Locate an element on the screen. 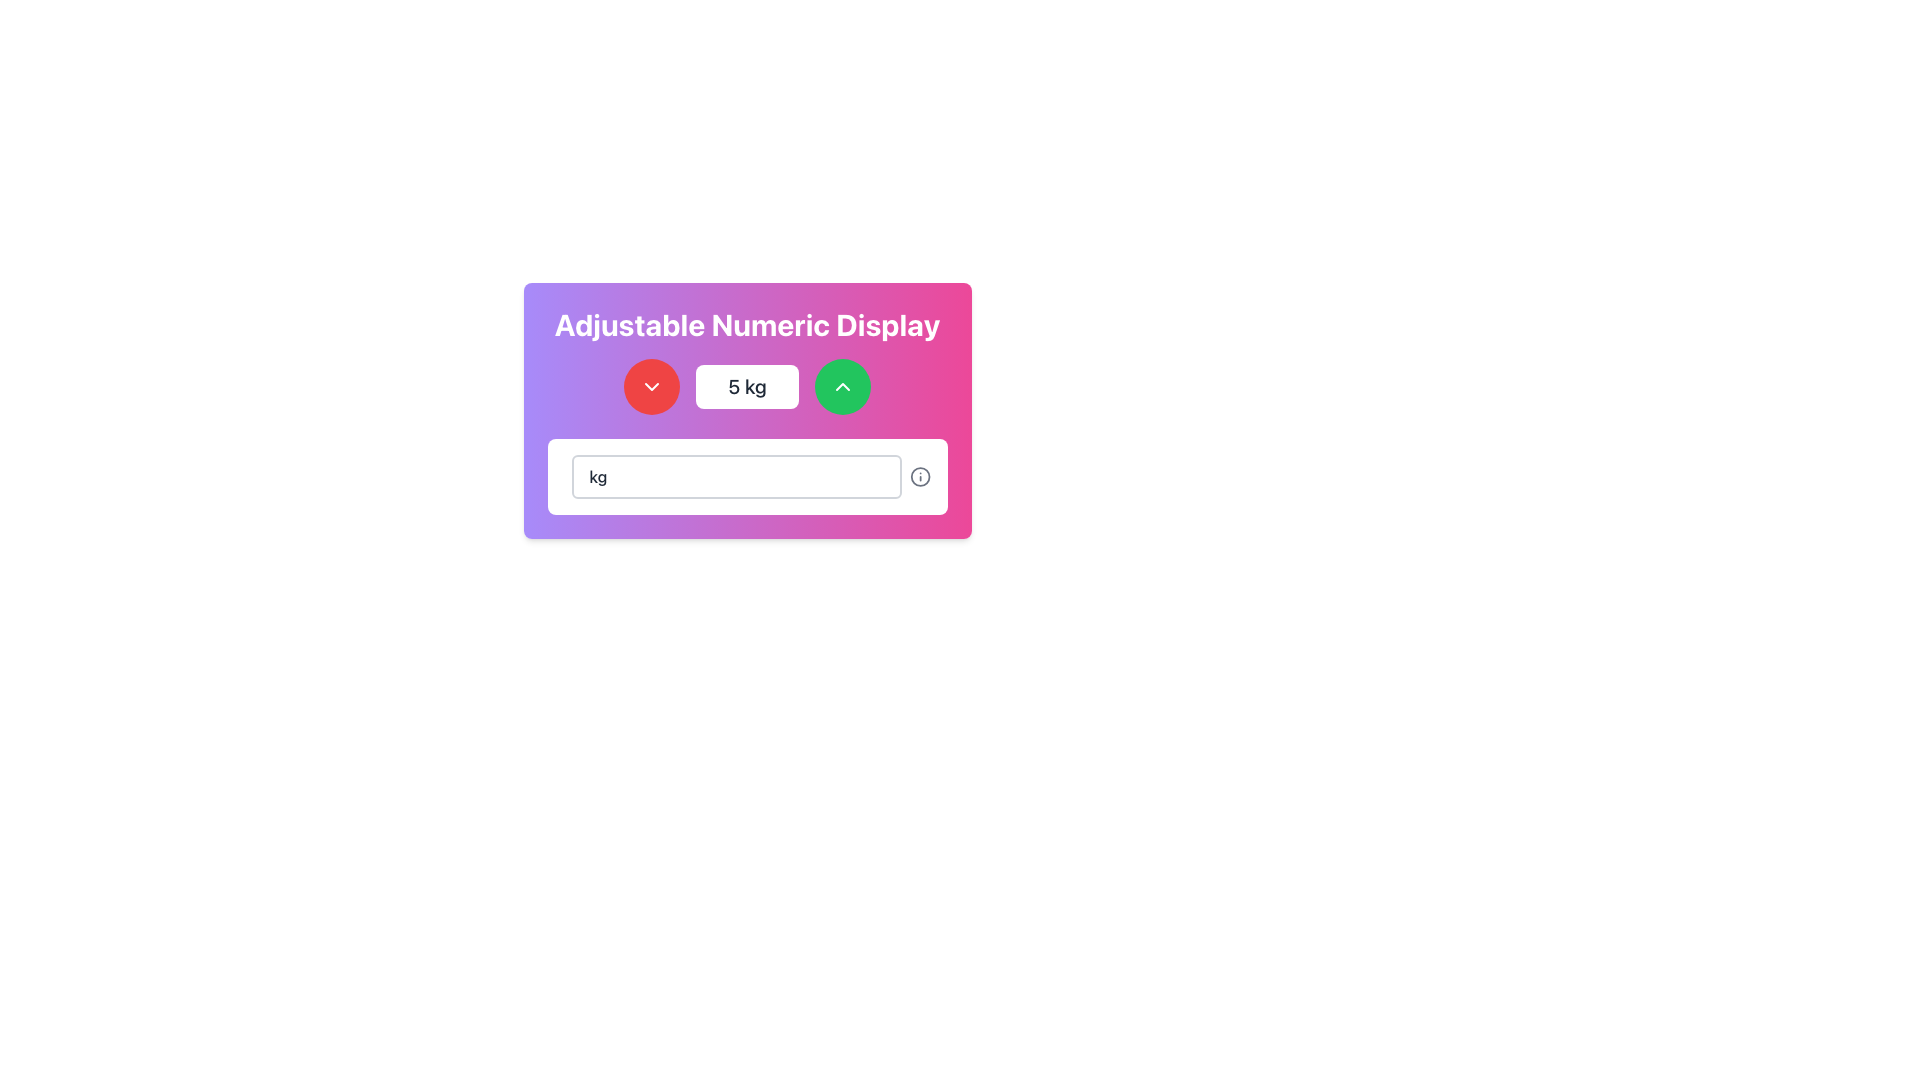 This screenshot has width=1920, height=1080. the numeric display label that shows the current weight value in kilograms, located between the red downward chevron button and the green upward chevron button within the 'Adjustable Numeric Display' card is located at coordinates (746, 386).